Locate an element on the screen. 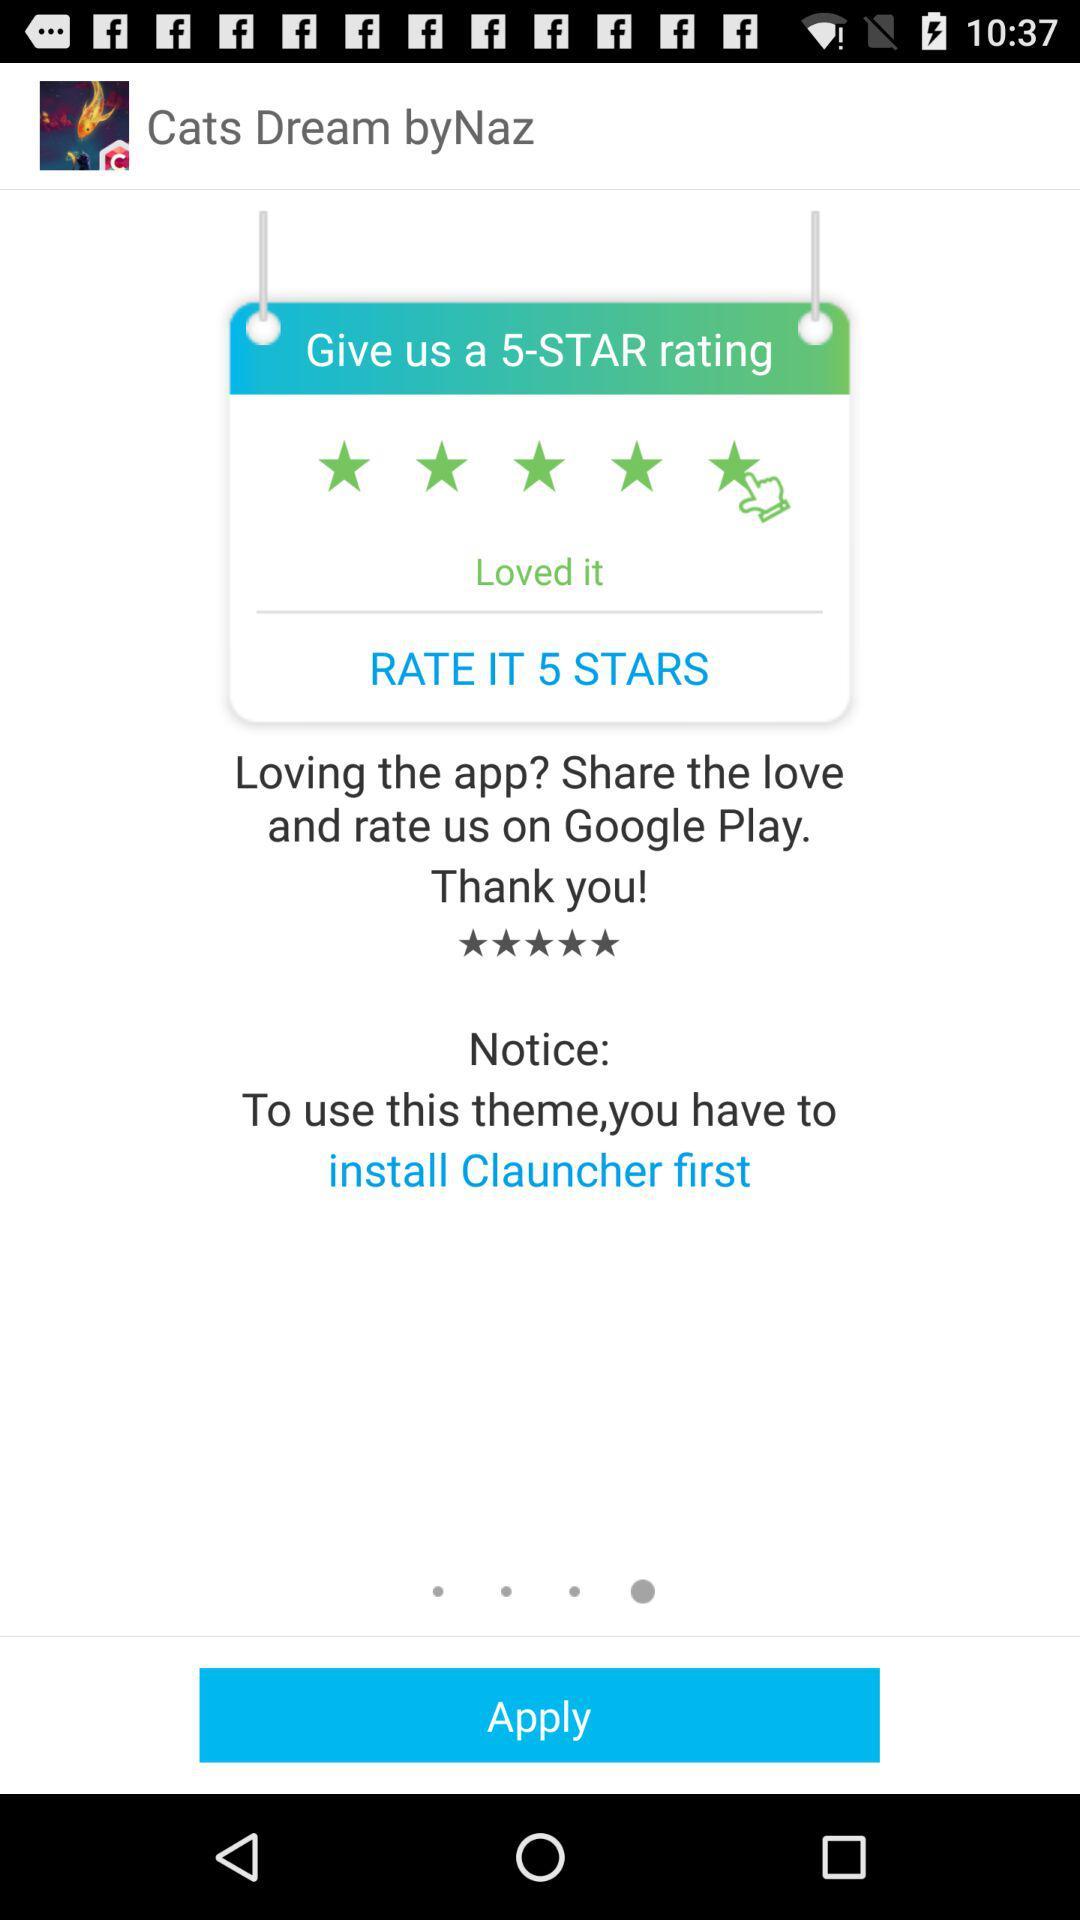 Image resolution: width=1080 pixels, height=1920 pixels. the apply icon is located at coordinates (538, 1714).